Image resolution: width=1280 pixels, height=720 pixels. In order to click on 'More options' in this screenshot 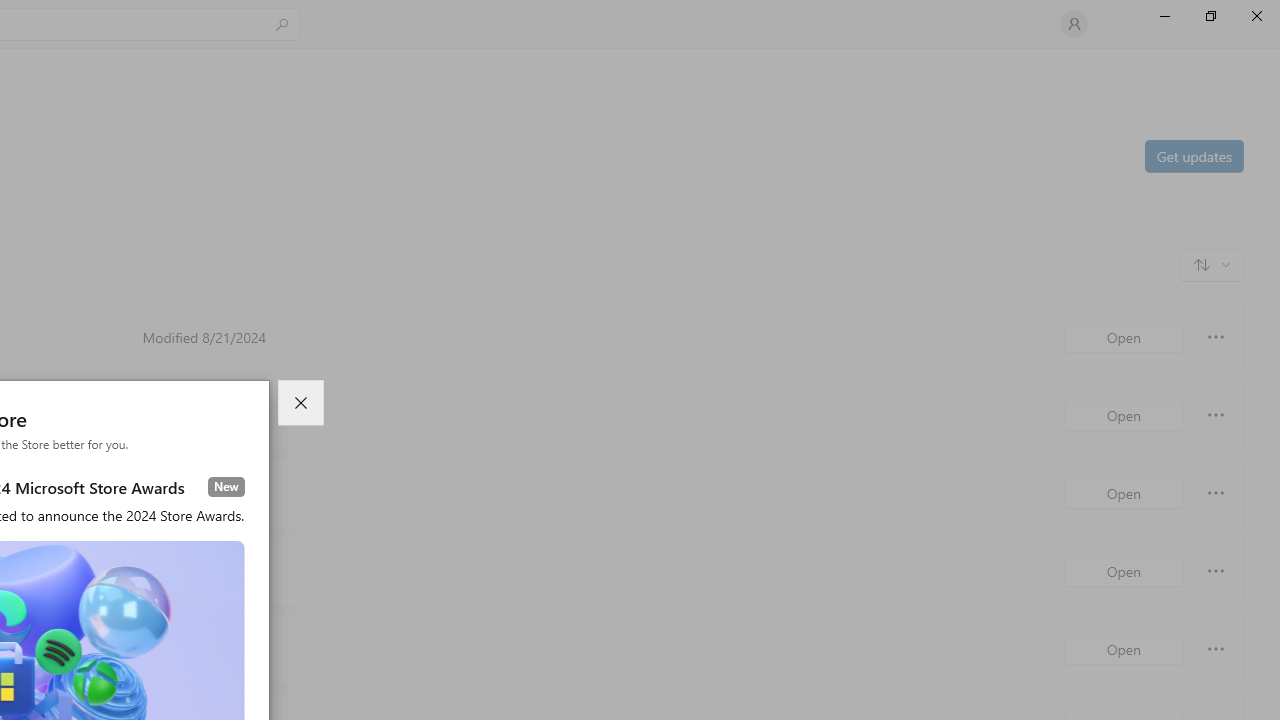, I will do `click(1215, 649)`.